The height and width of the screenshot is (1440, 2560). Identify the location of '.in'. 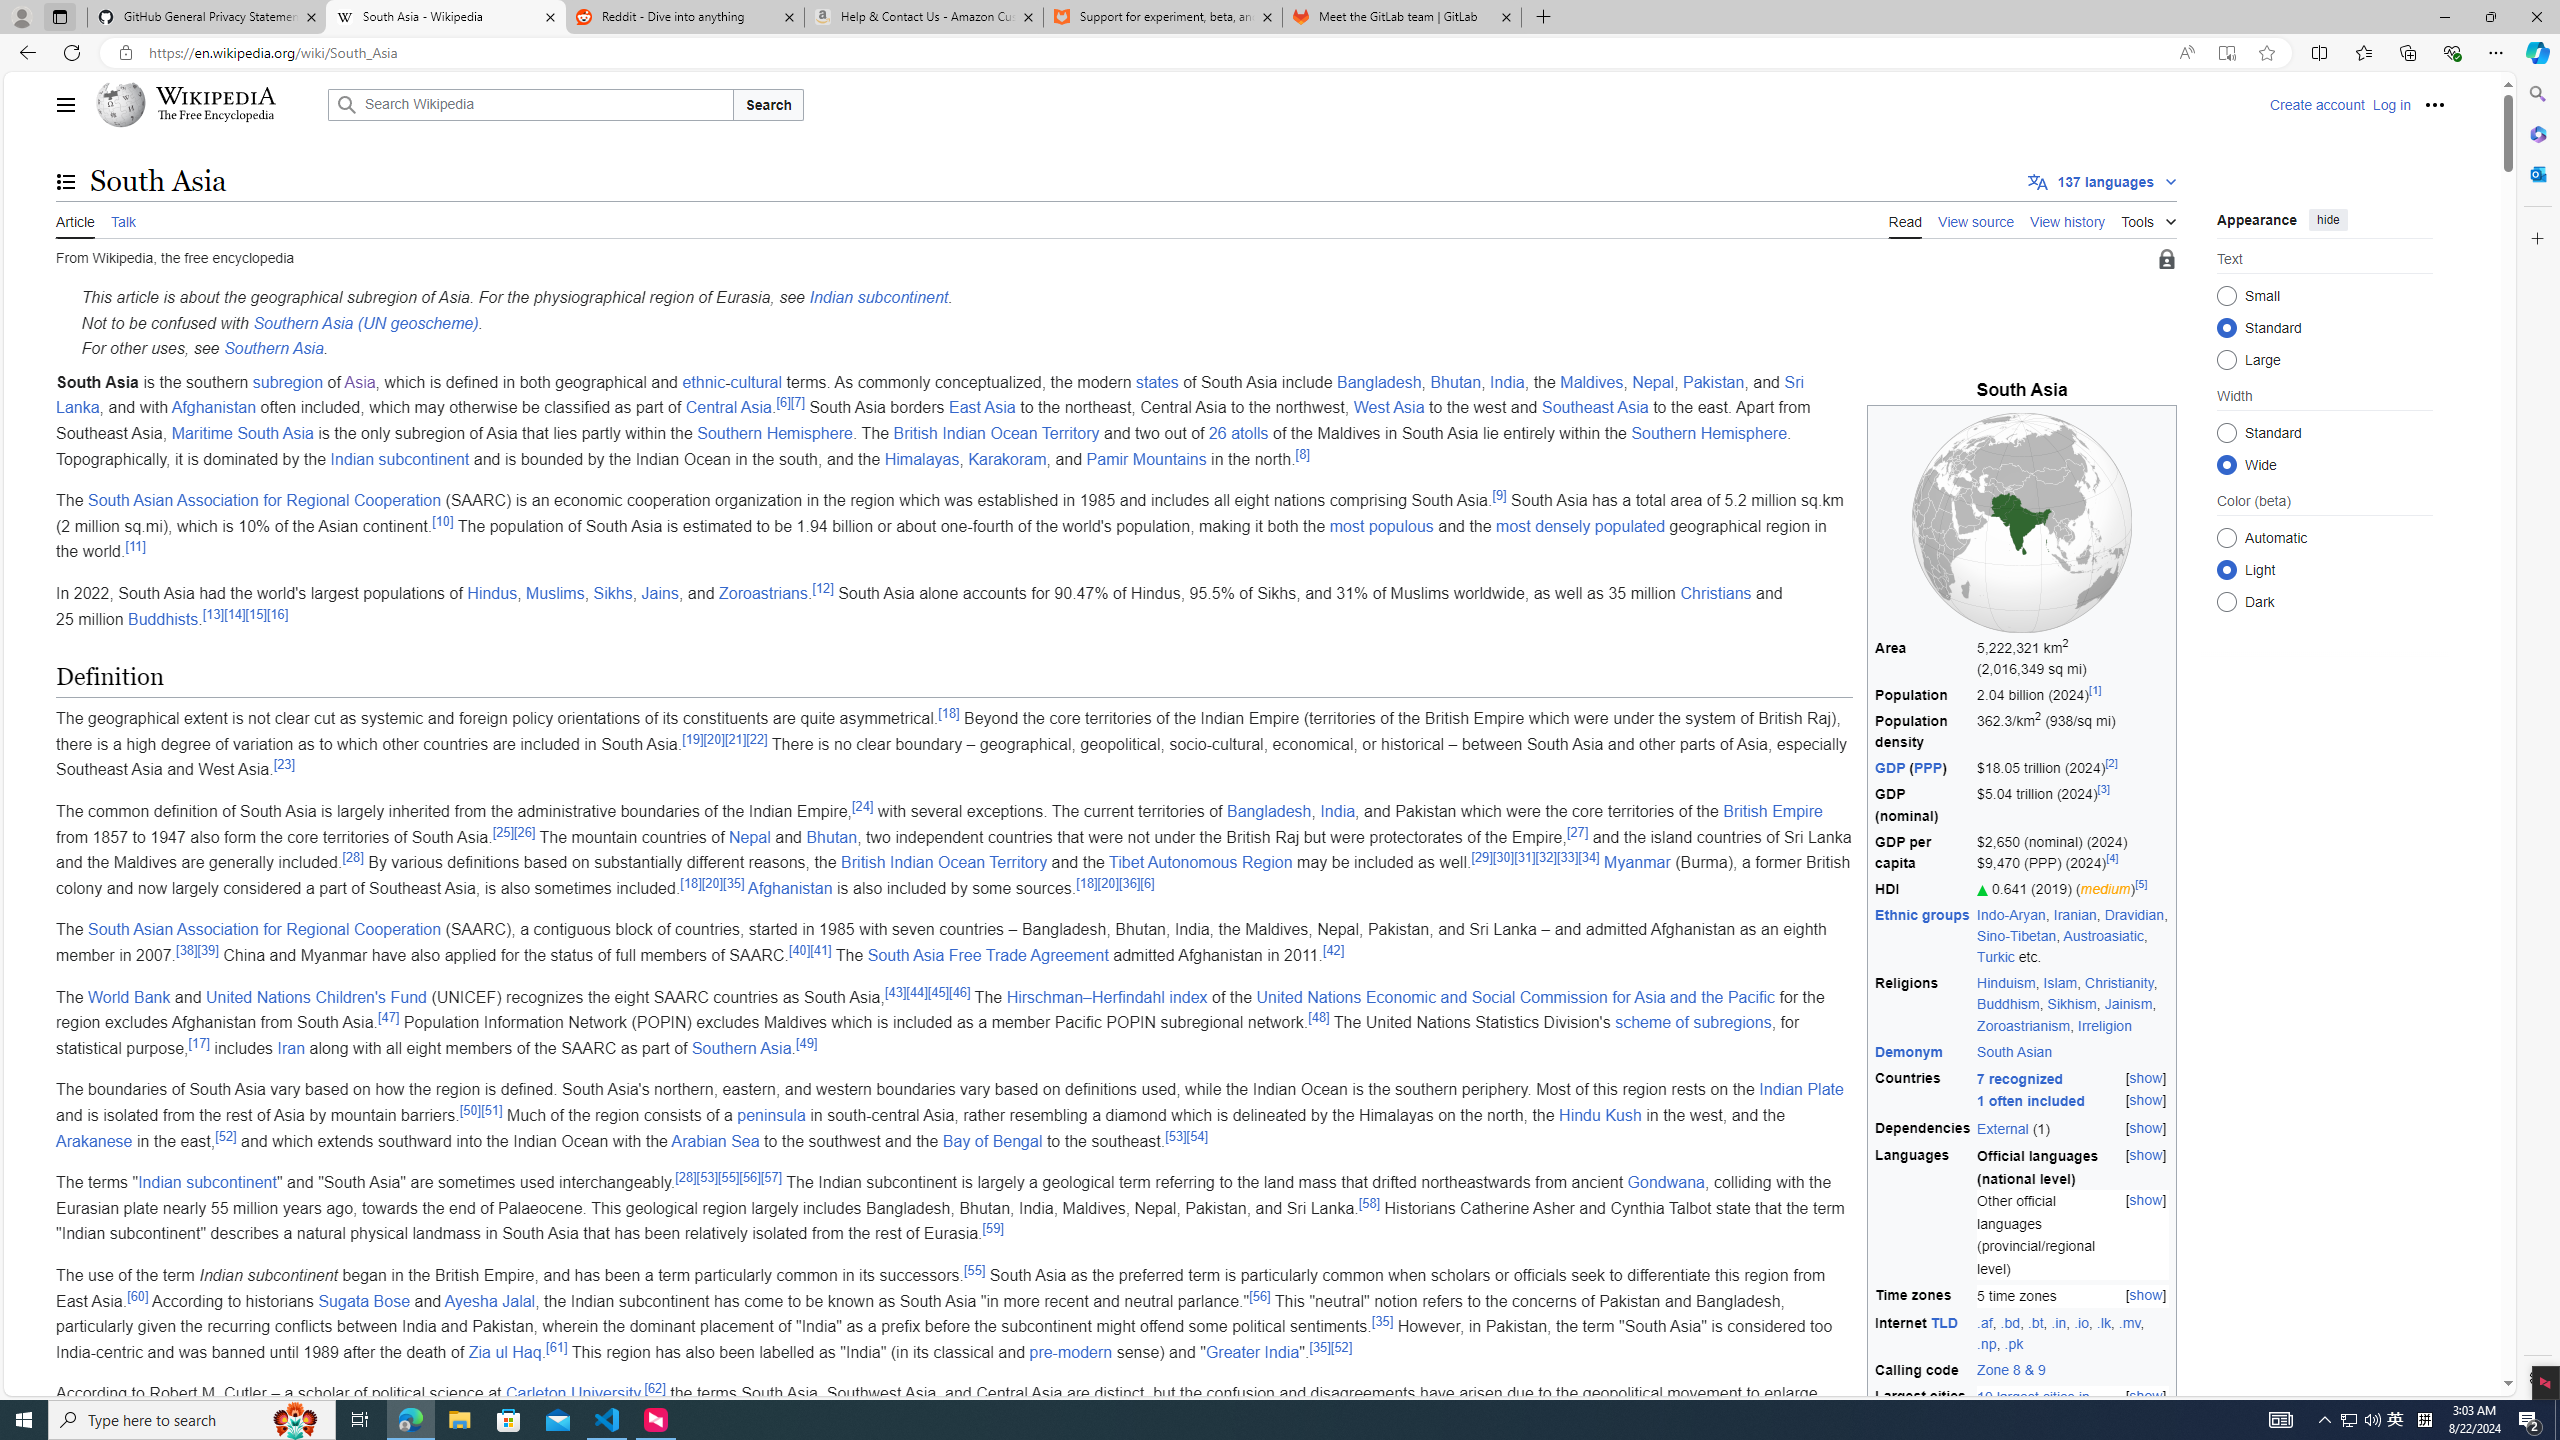
(2058, 1321).